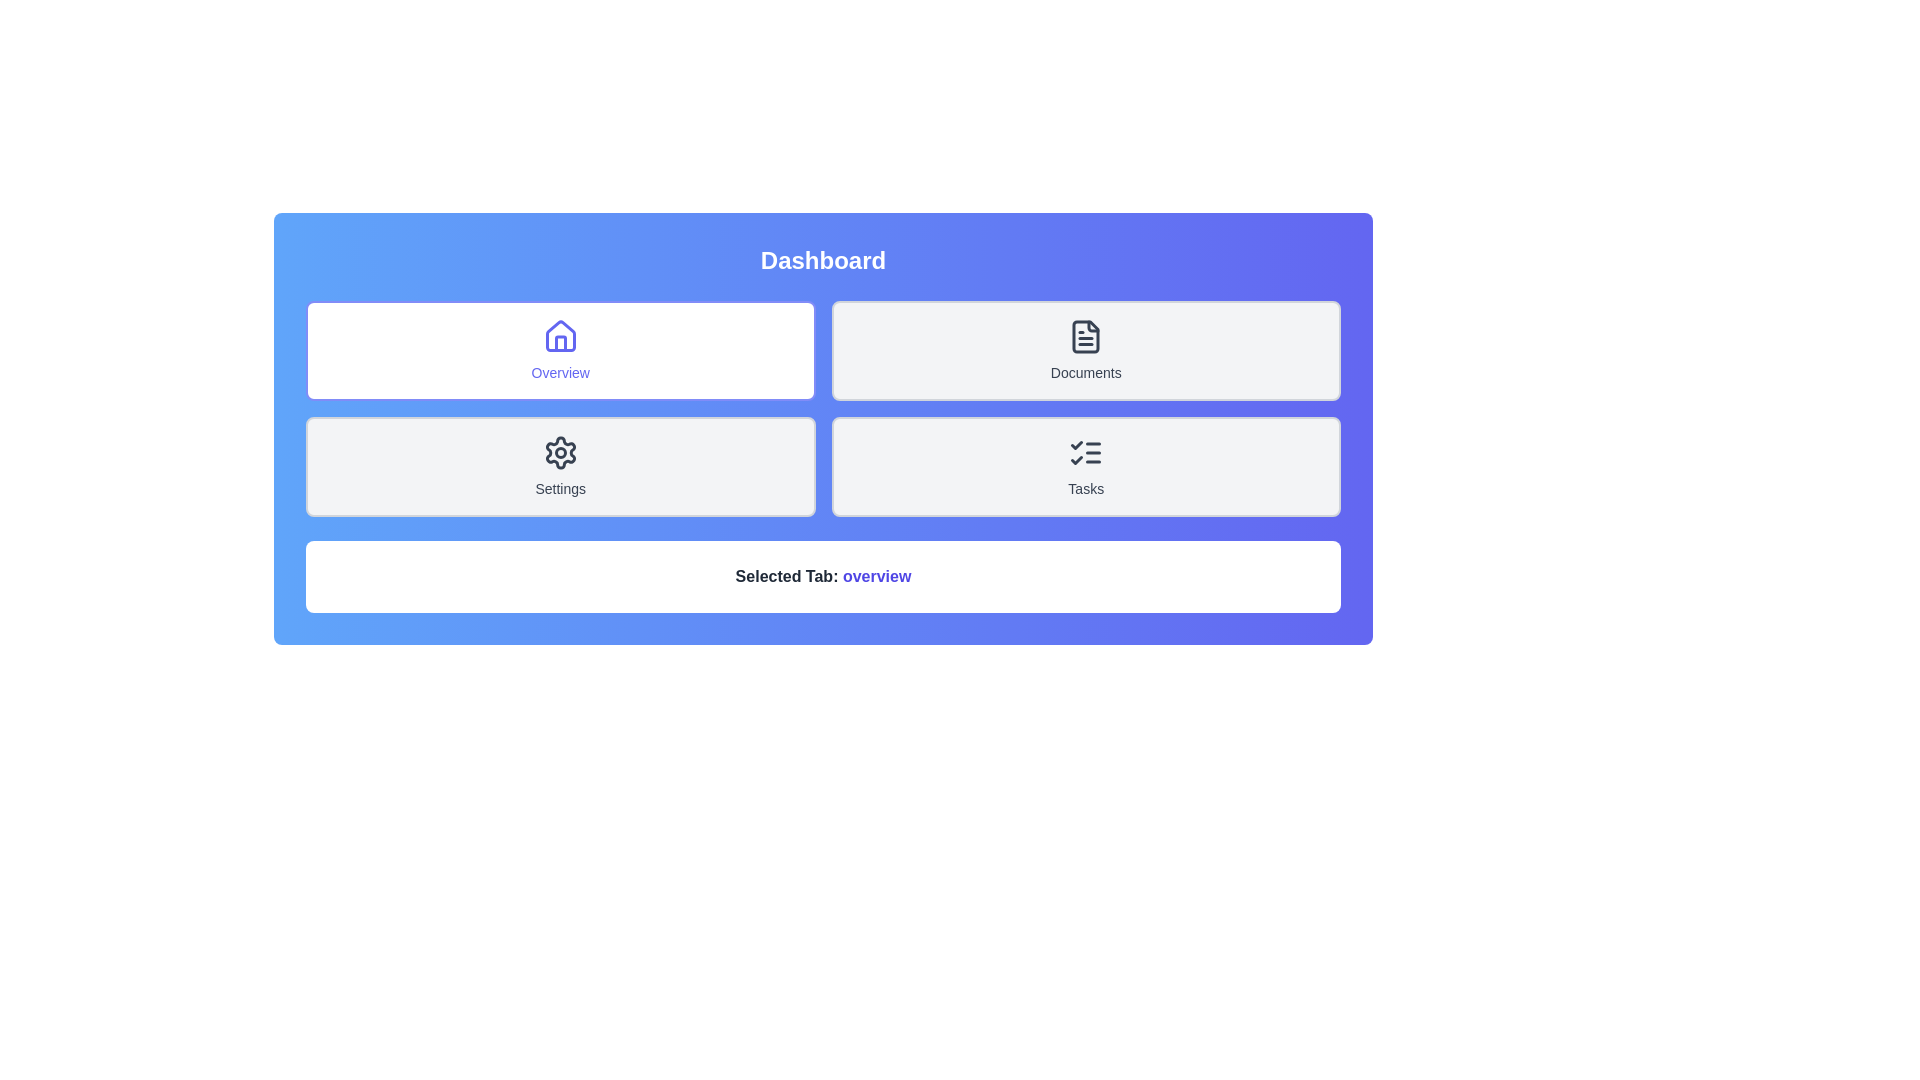 This screenshot has height=1080, width=1920. Describe the element at coordinates (1085, 350) in the screenshot. I see `the navigational button located` at that location.